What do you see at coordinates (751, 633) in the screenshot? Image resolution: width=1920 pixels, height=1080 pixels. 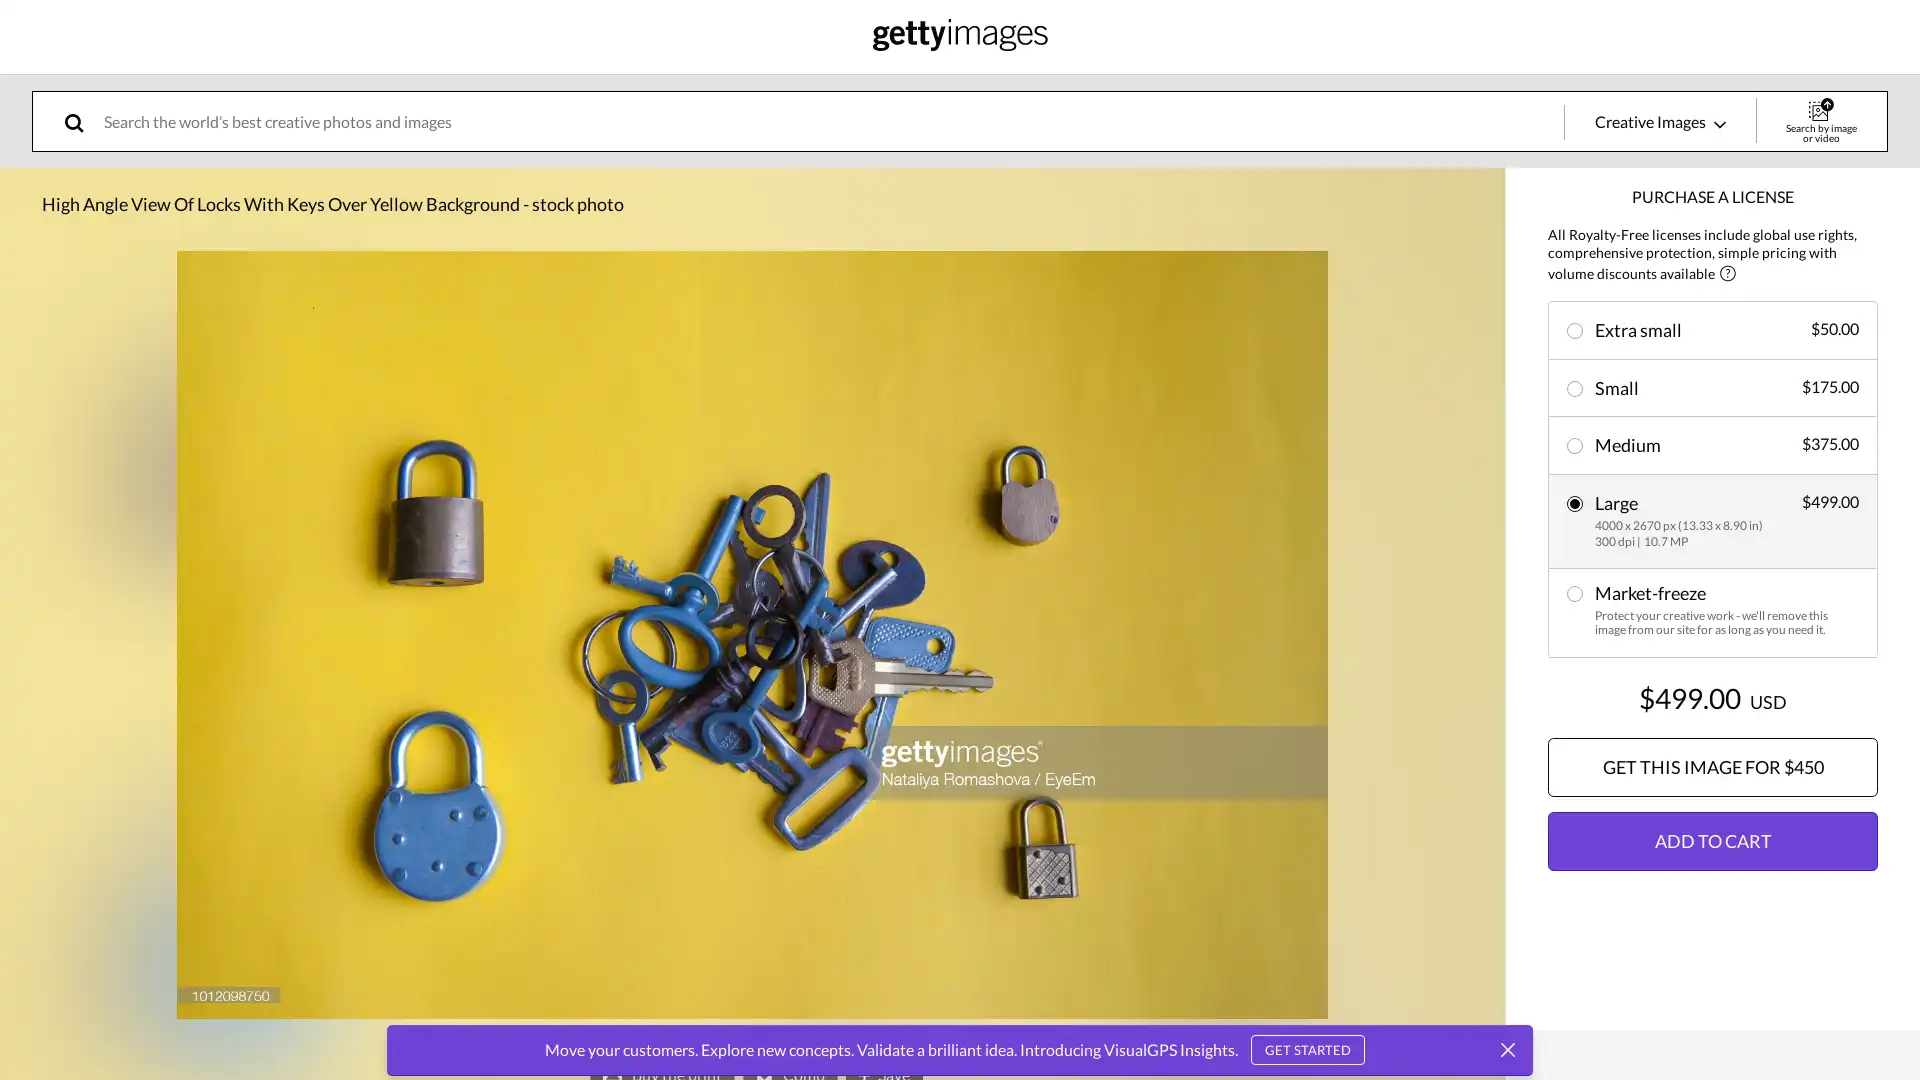 I see `expand` at bounding box center [751, 633].